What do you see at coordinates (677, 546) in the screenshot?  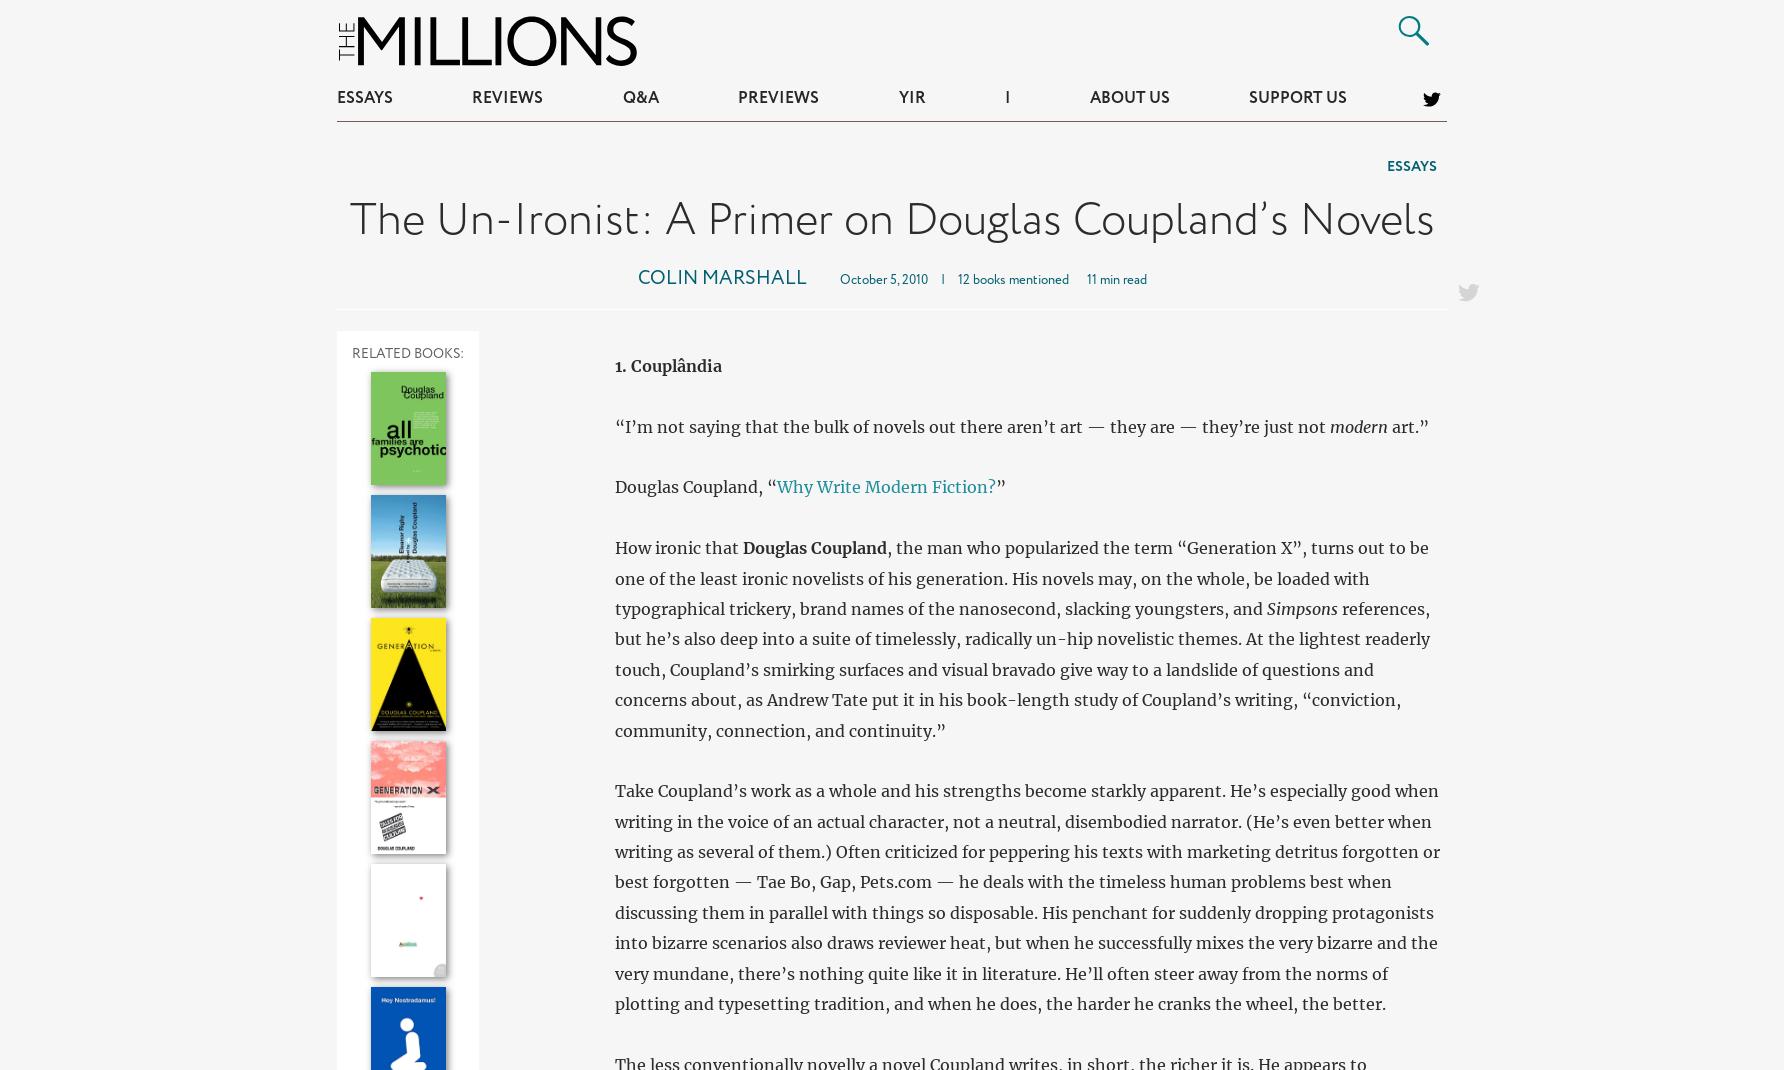 I see `'How ironic that'` at bounding box center [677, 546].